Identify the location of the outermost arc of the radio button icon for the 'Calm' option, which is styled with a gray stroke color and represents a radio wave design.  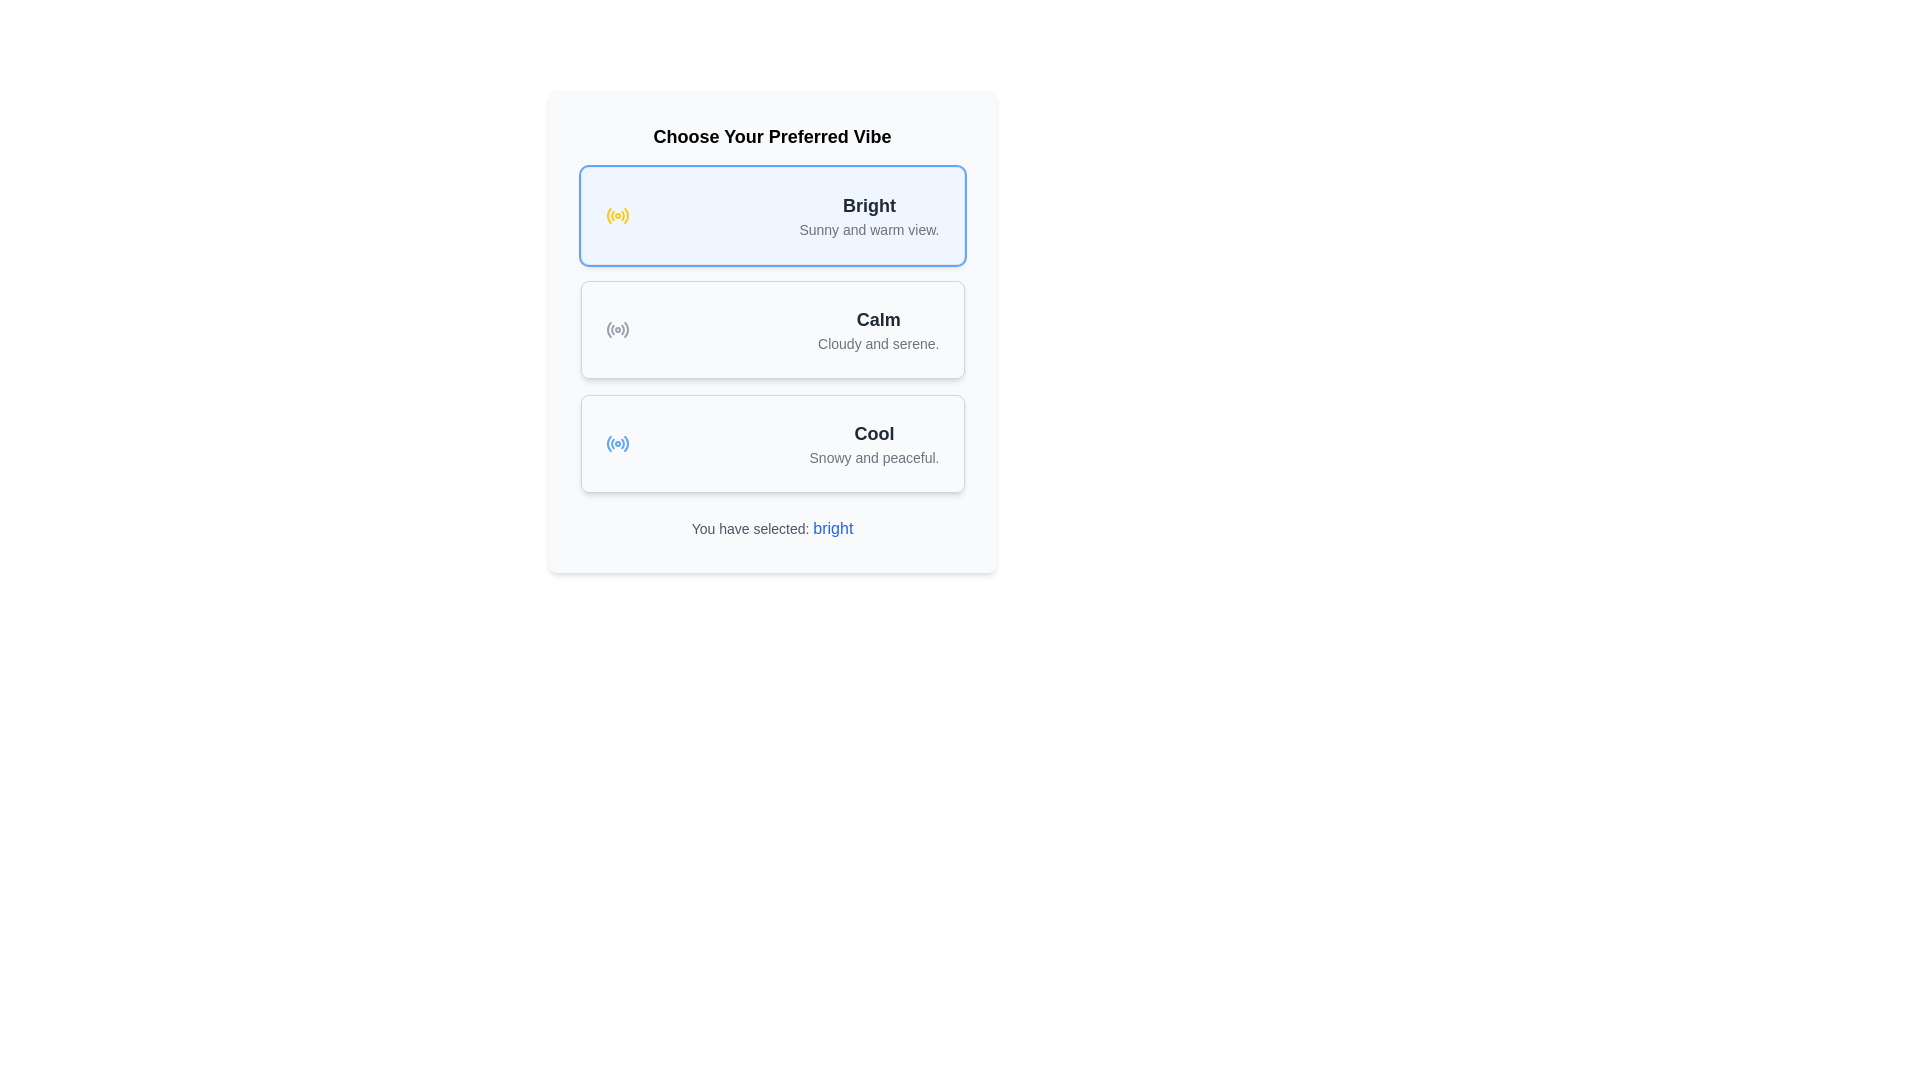
(625, 328).